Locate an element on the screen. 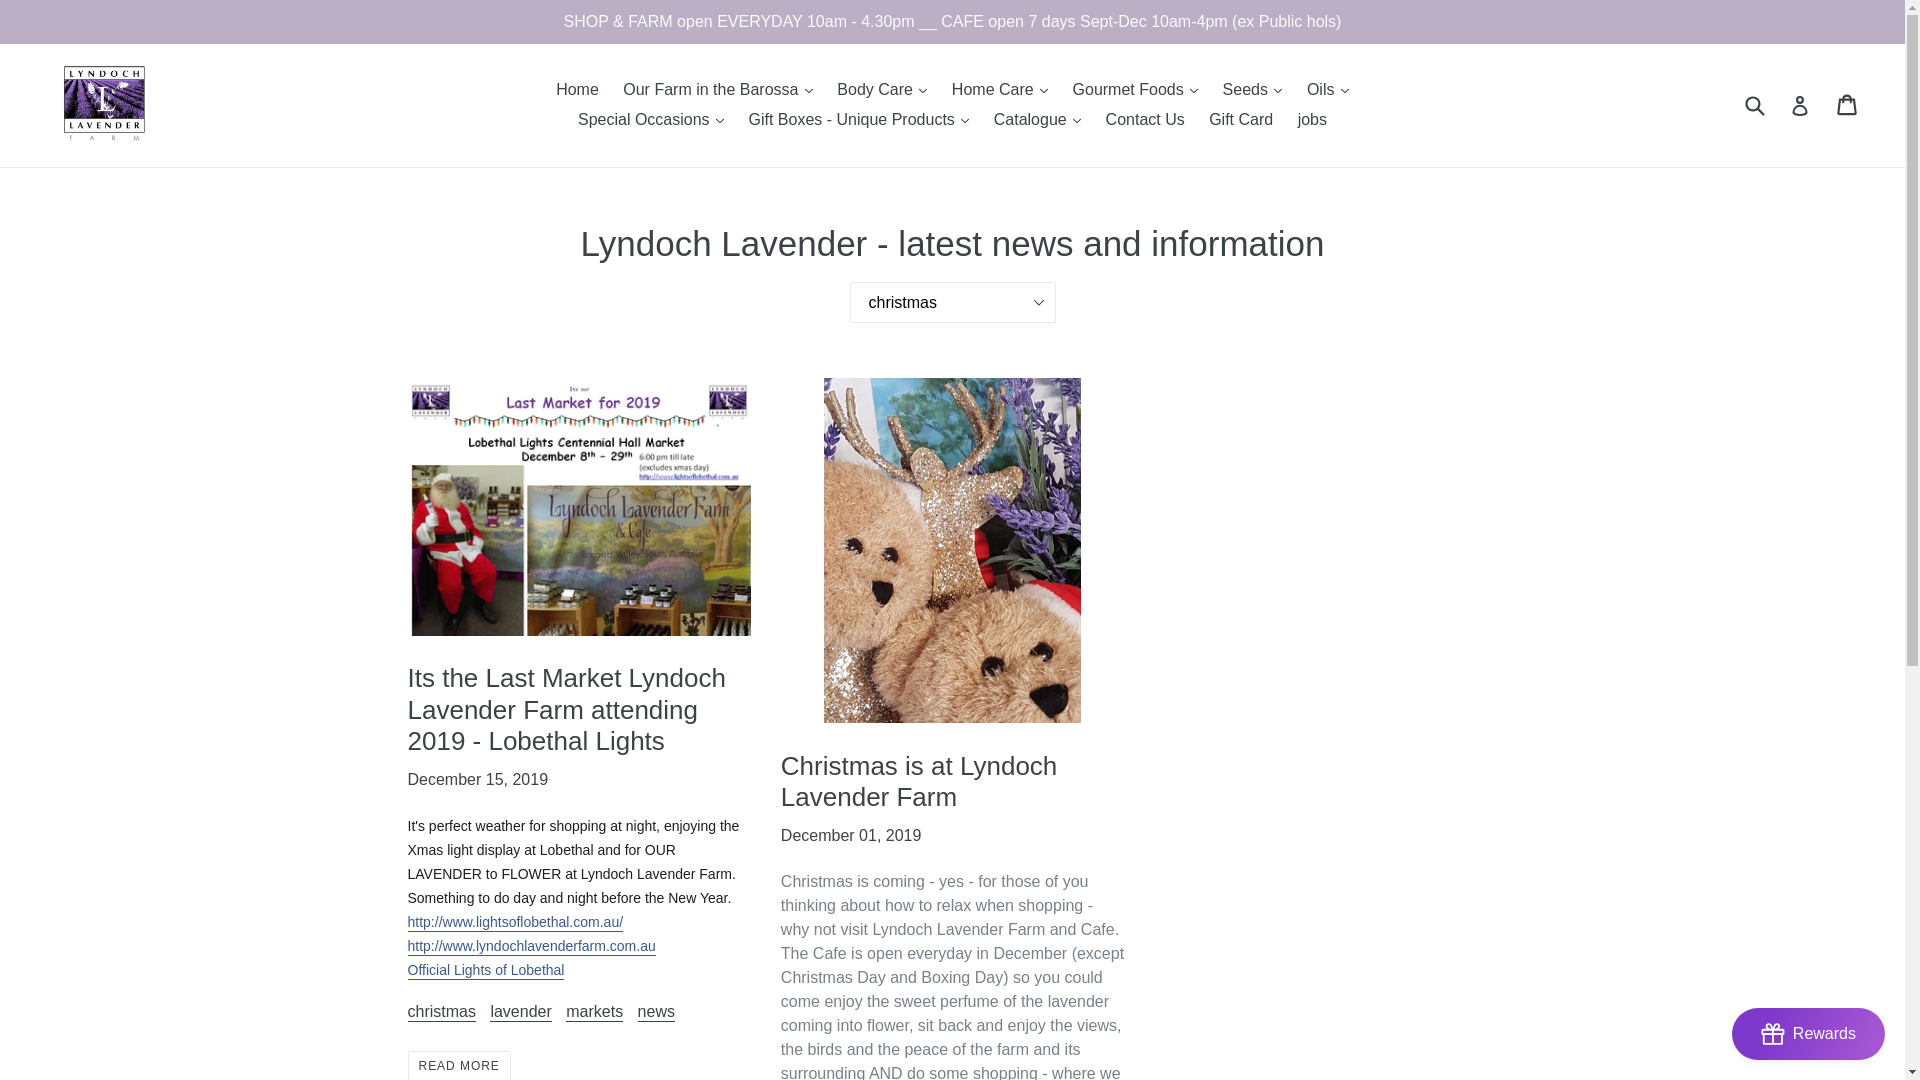 The image size is (1920, 1080). 'http://www.lightsoflobethal.com.au/' is located at coordinates (407, 922).